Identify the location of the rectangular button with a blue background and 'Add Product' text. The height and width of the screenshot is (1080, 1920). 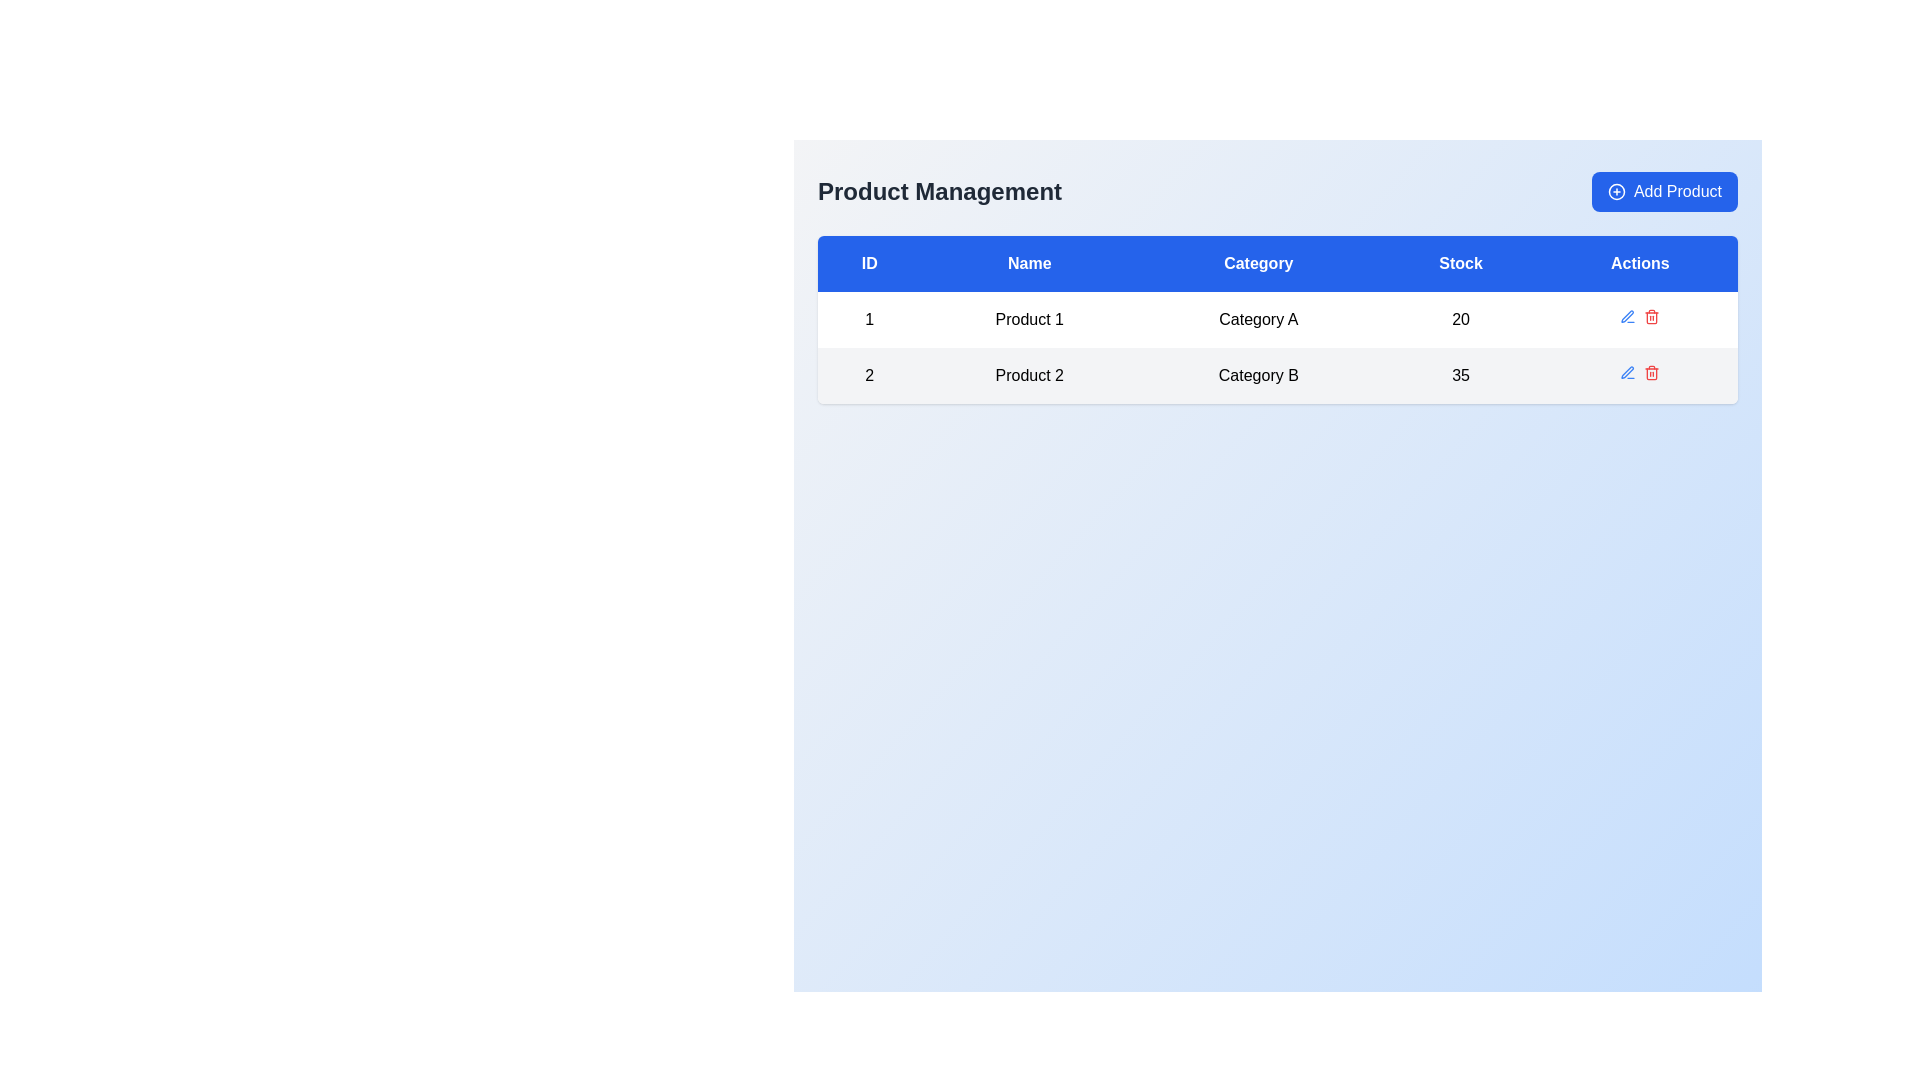
(1665, 192).